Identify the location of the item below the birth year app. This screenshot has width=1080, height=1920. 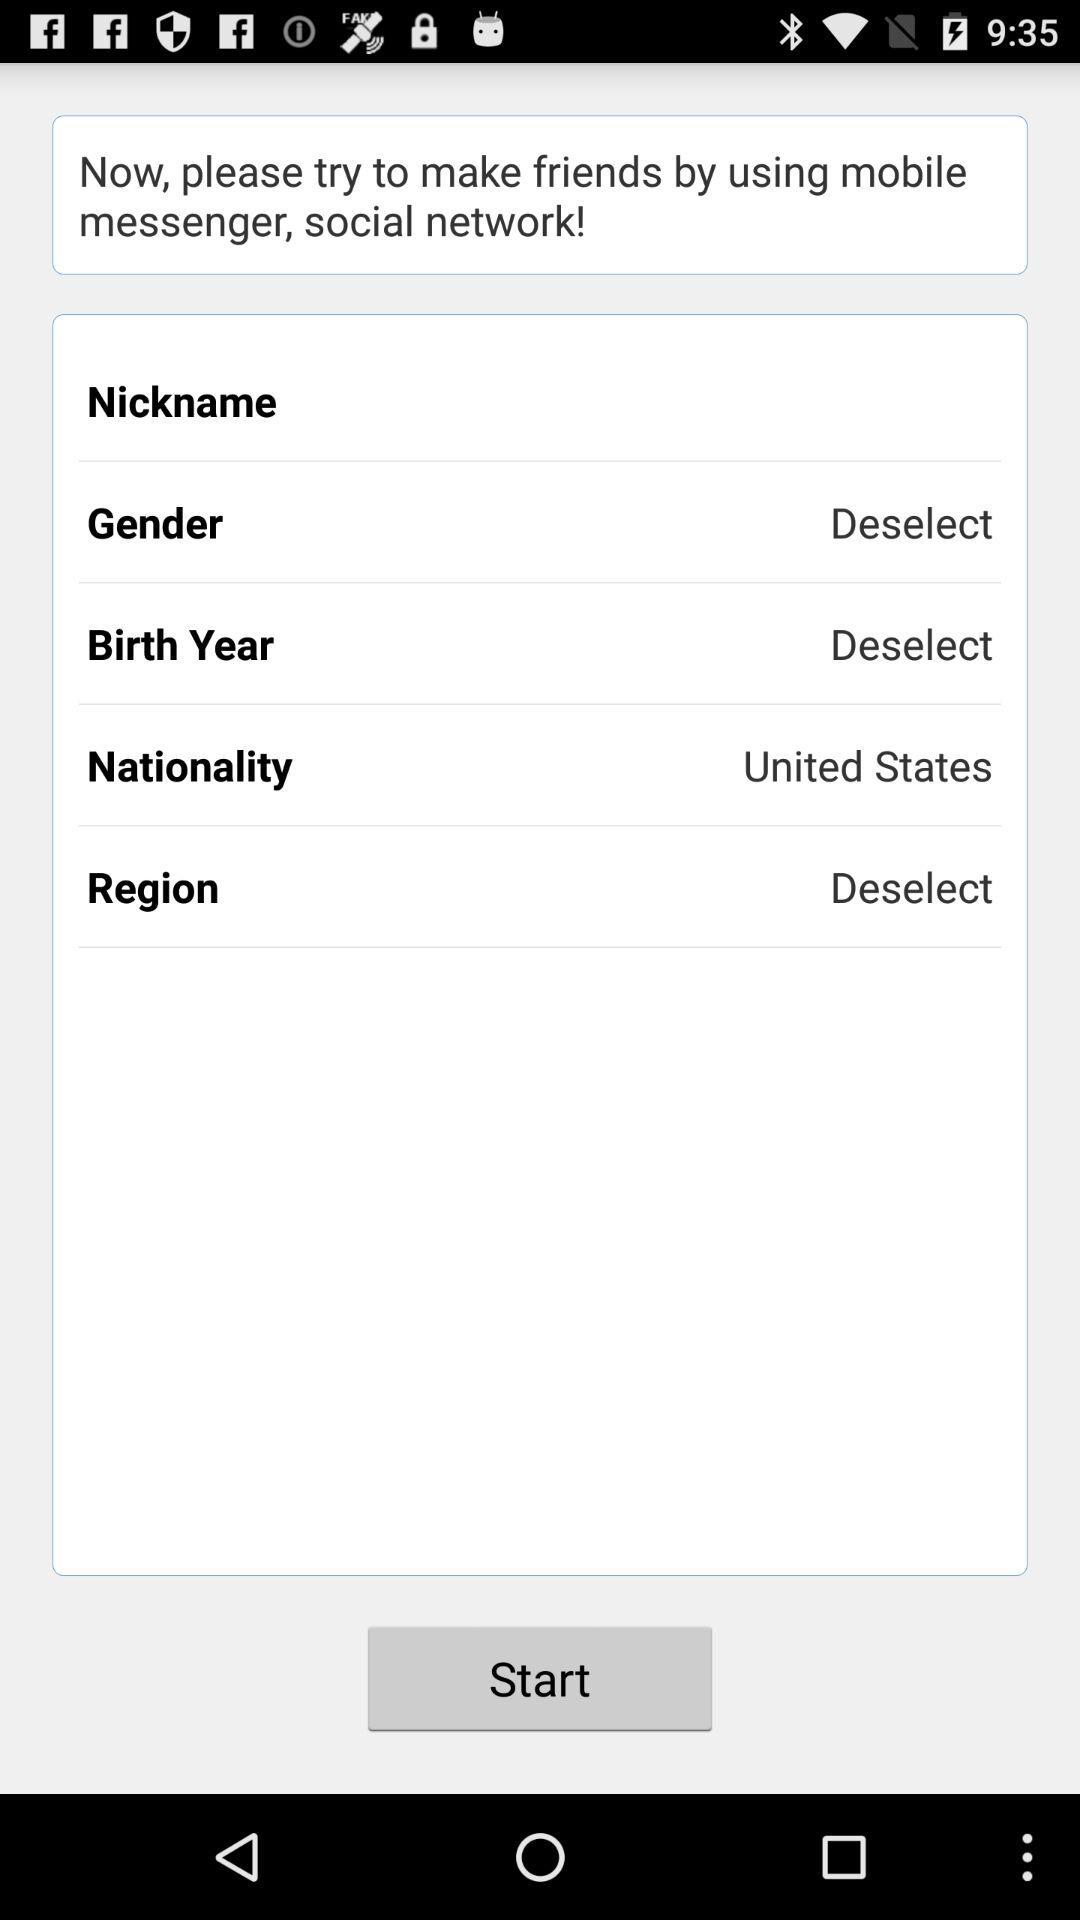
(867, 763).